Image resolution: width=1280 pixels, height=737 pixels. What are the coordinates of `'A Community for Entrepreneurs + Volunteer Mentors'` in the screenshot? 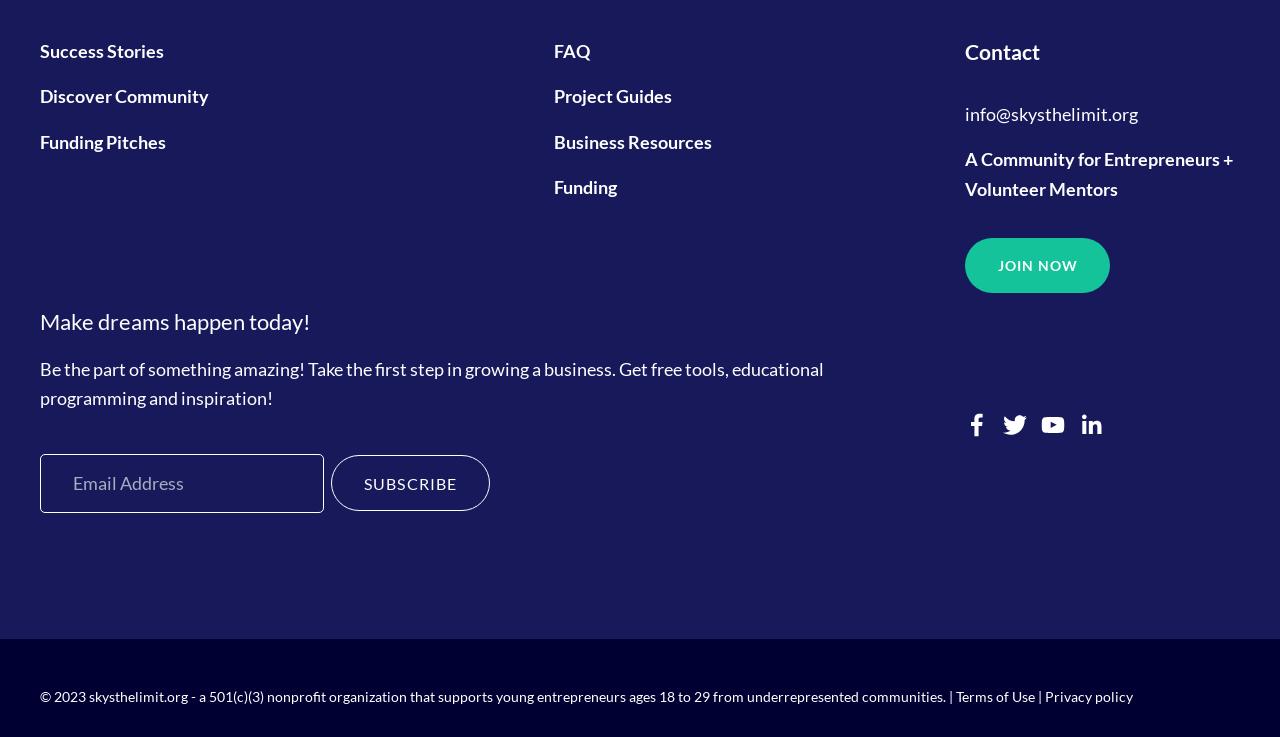 It's located at (1099, 172).